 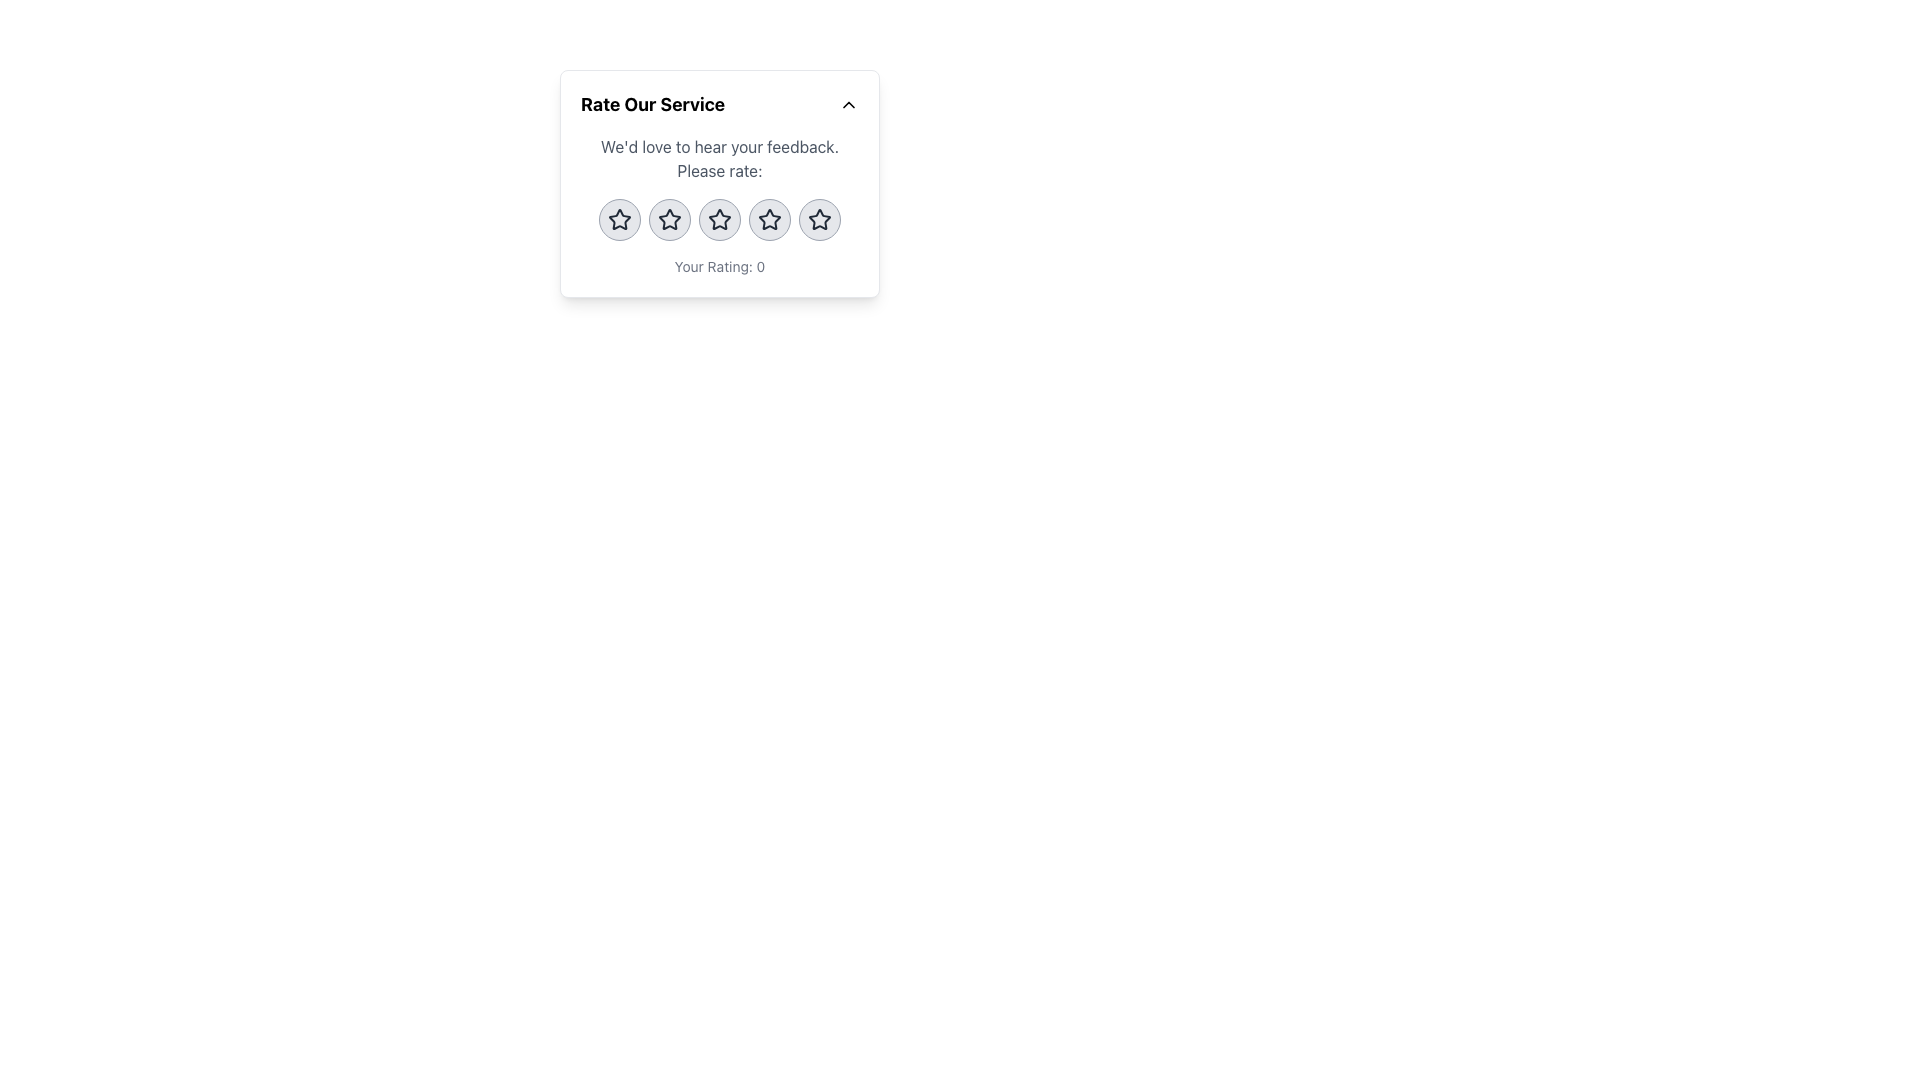 What do you see at coordinates (670, 219) in the screenshot?
I see `the second star-shaped icon in the rating component` at bounding box center [670, 219].